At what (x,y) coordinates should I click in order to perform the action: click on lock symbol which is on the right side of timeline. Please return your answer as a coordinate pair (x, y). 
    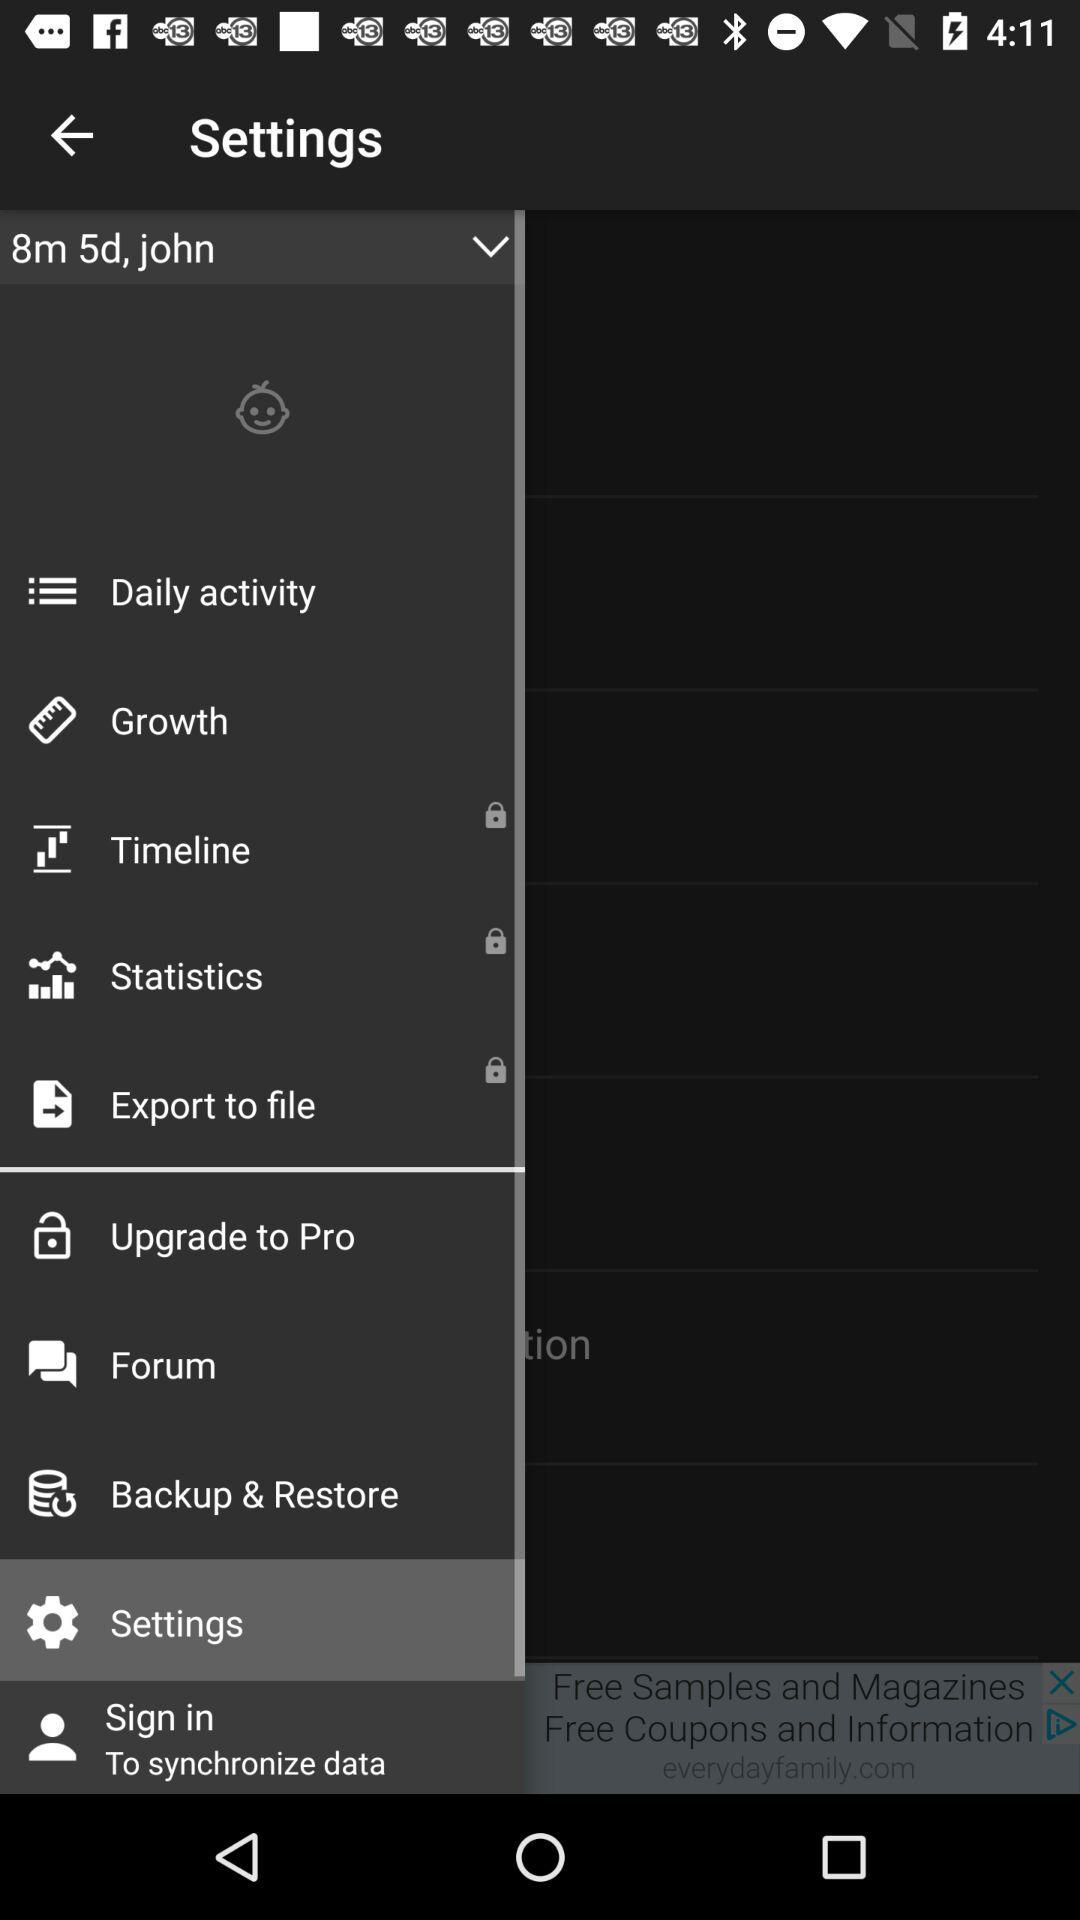
    Looking at the image, I should click on (495, 815).